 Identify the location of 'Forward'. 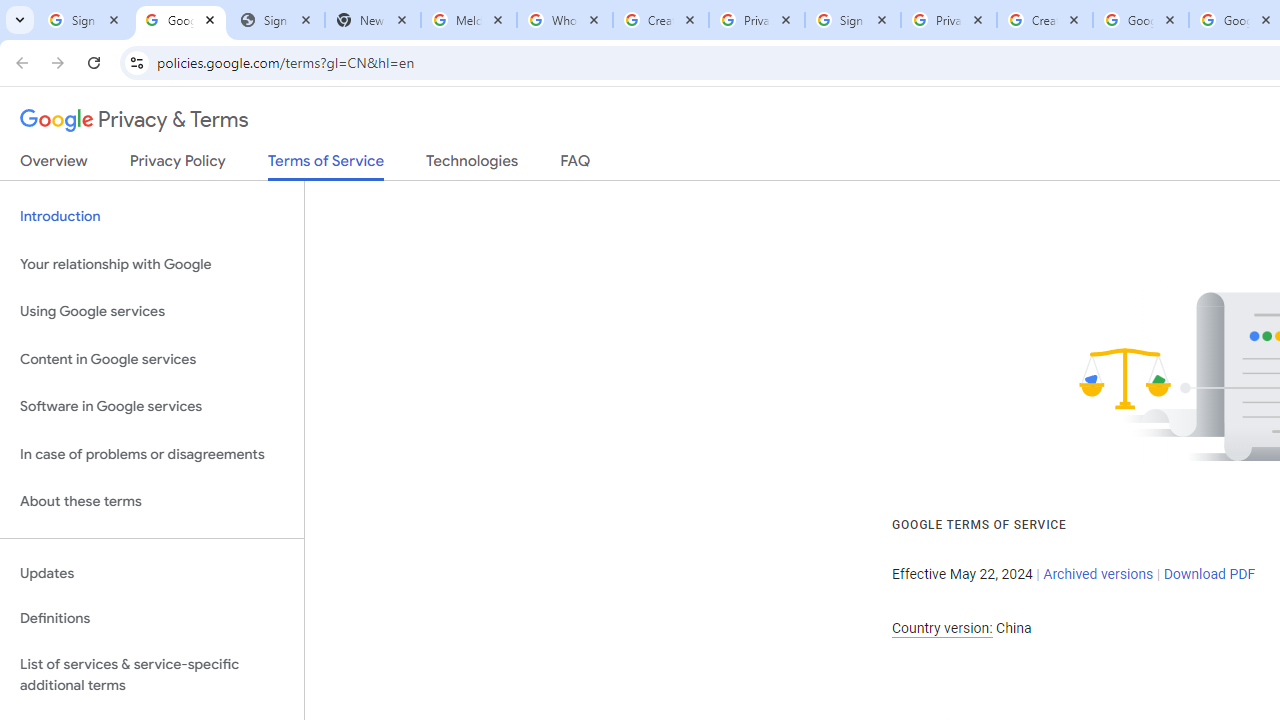
(58, 61).